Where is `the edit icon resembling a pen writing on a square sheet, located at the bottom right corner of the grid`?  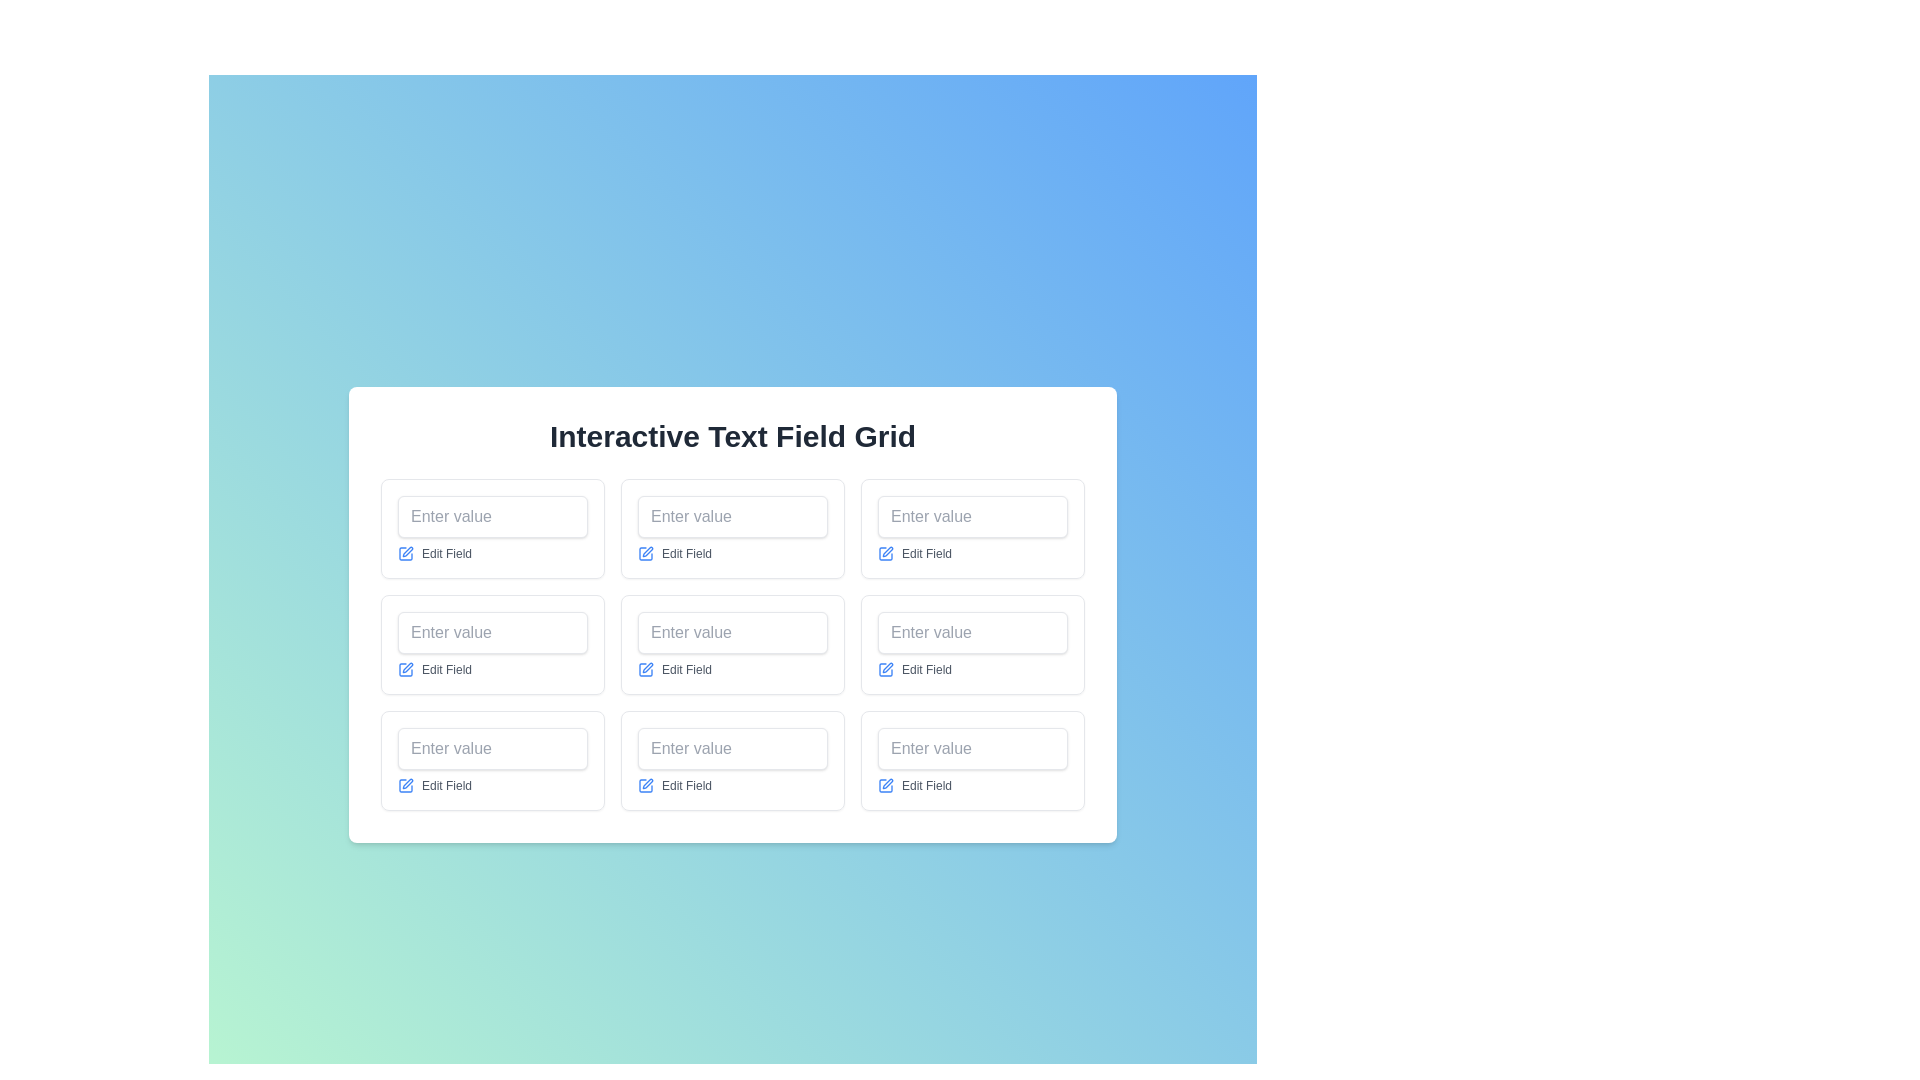 the edit icon resembling a pen writing on a square sheet, located at the bottom right corner of the grid is located at coordinates (887, 667).